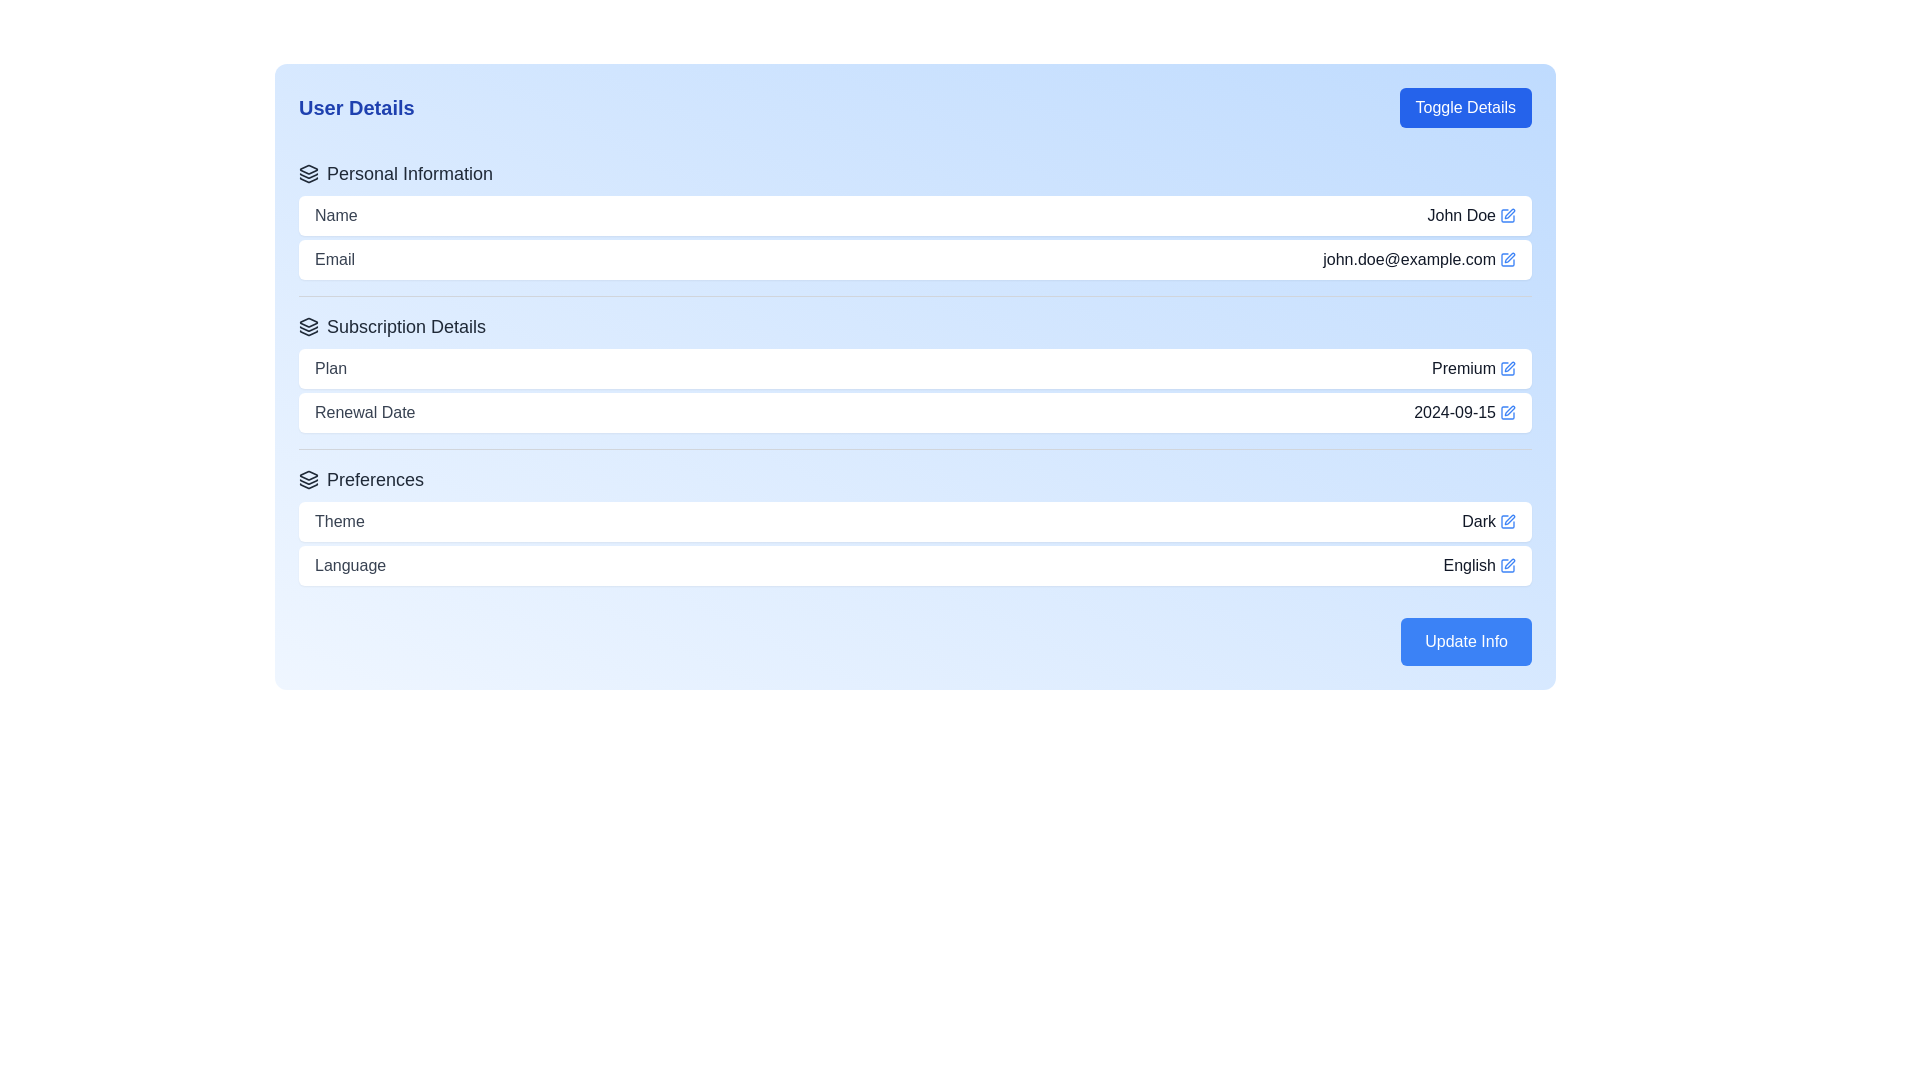 Image resolution: width=1920 pixels, height=1080 pixels. I want to click on the text label displaying 'Dark', which is styled in medium gray and located next to a small blue pen icon in the 'Theme' section of the 'Preferences' area, so click(1489, 520).